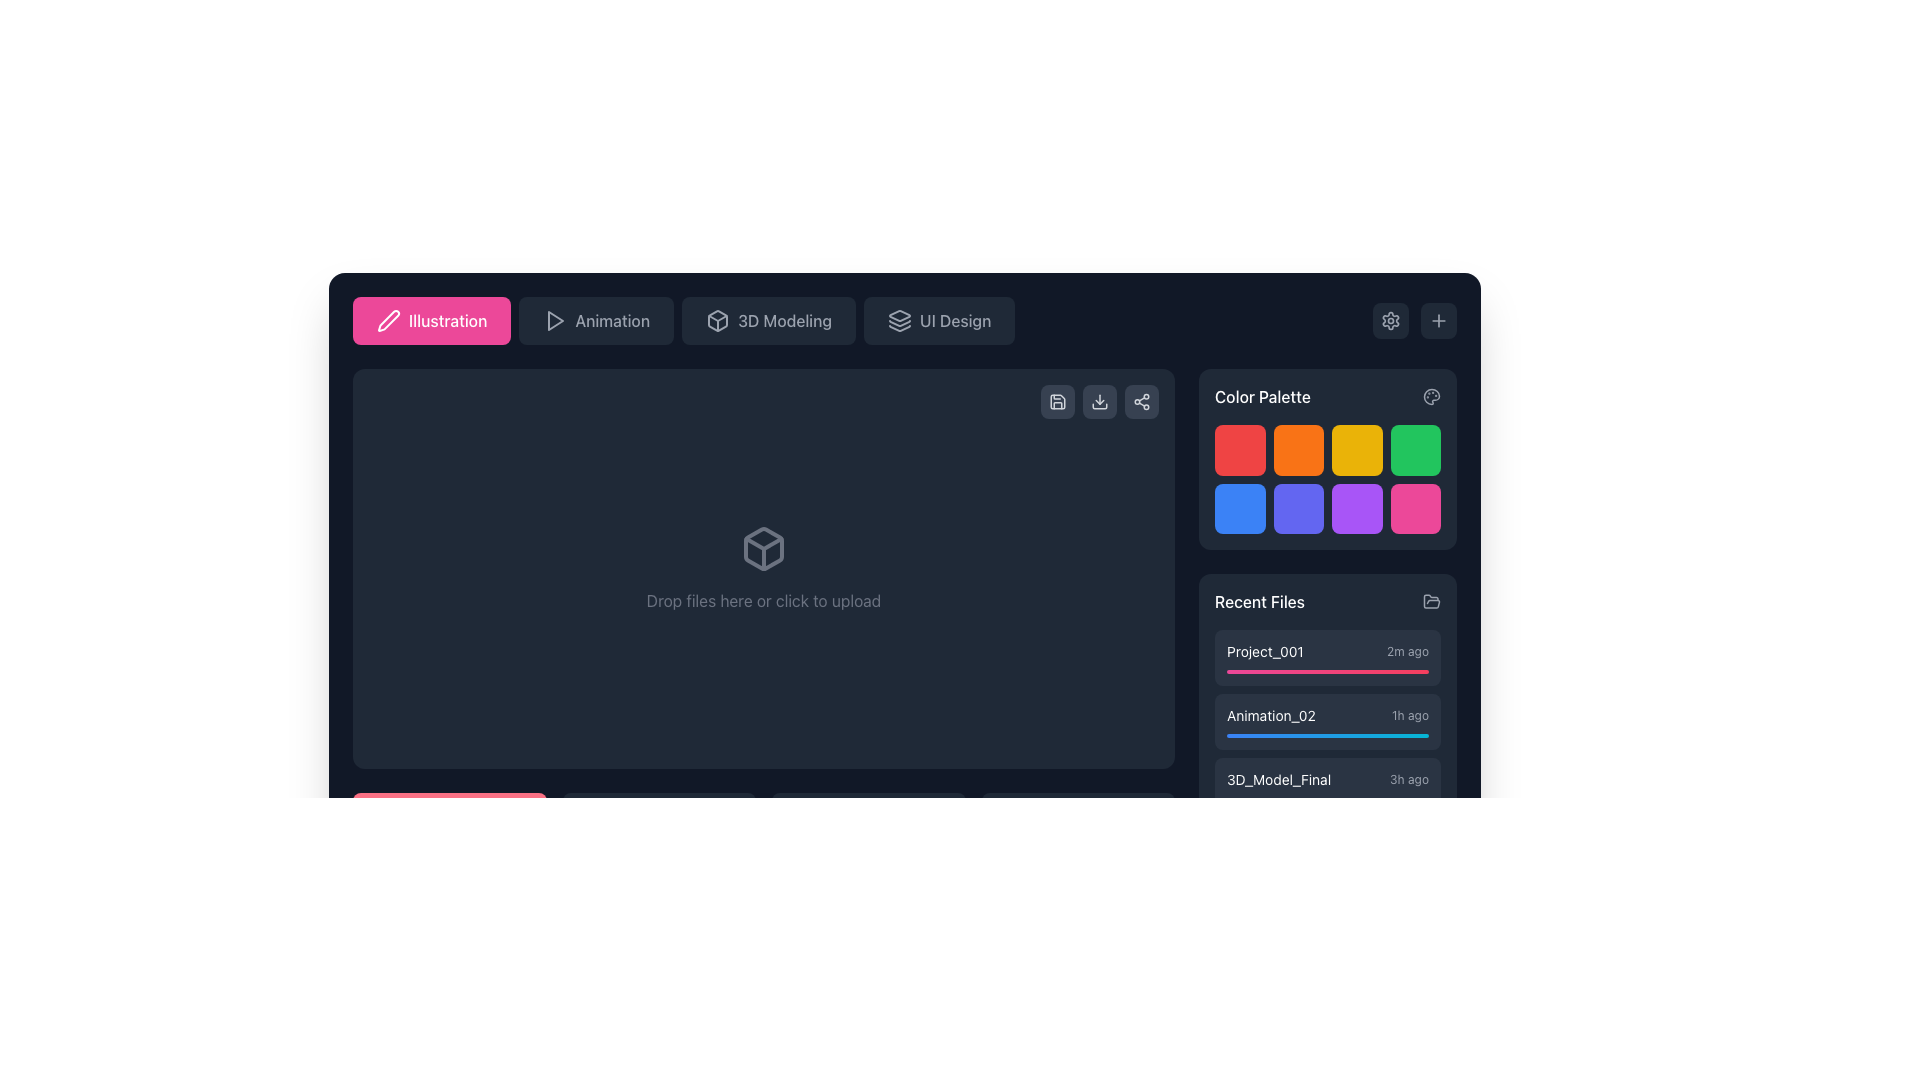  Describe the element at coordinates (1406, 651) in the screenshot. I see `the '2m ago' timestamp text label associated with the first item 'Project_001' in the 'Recent Files' list located on the right-hand side of the interface` at that location.